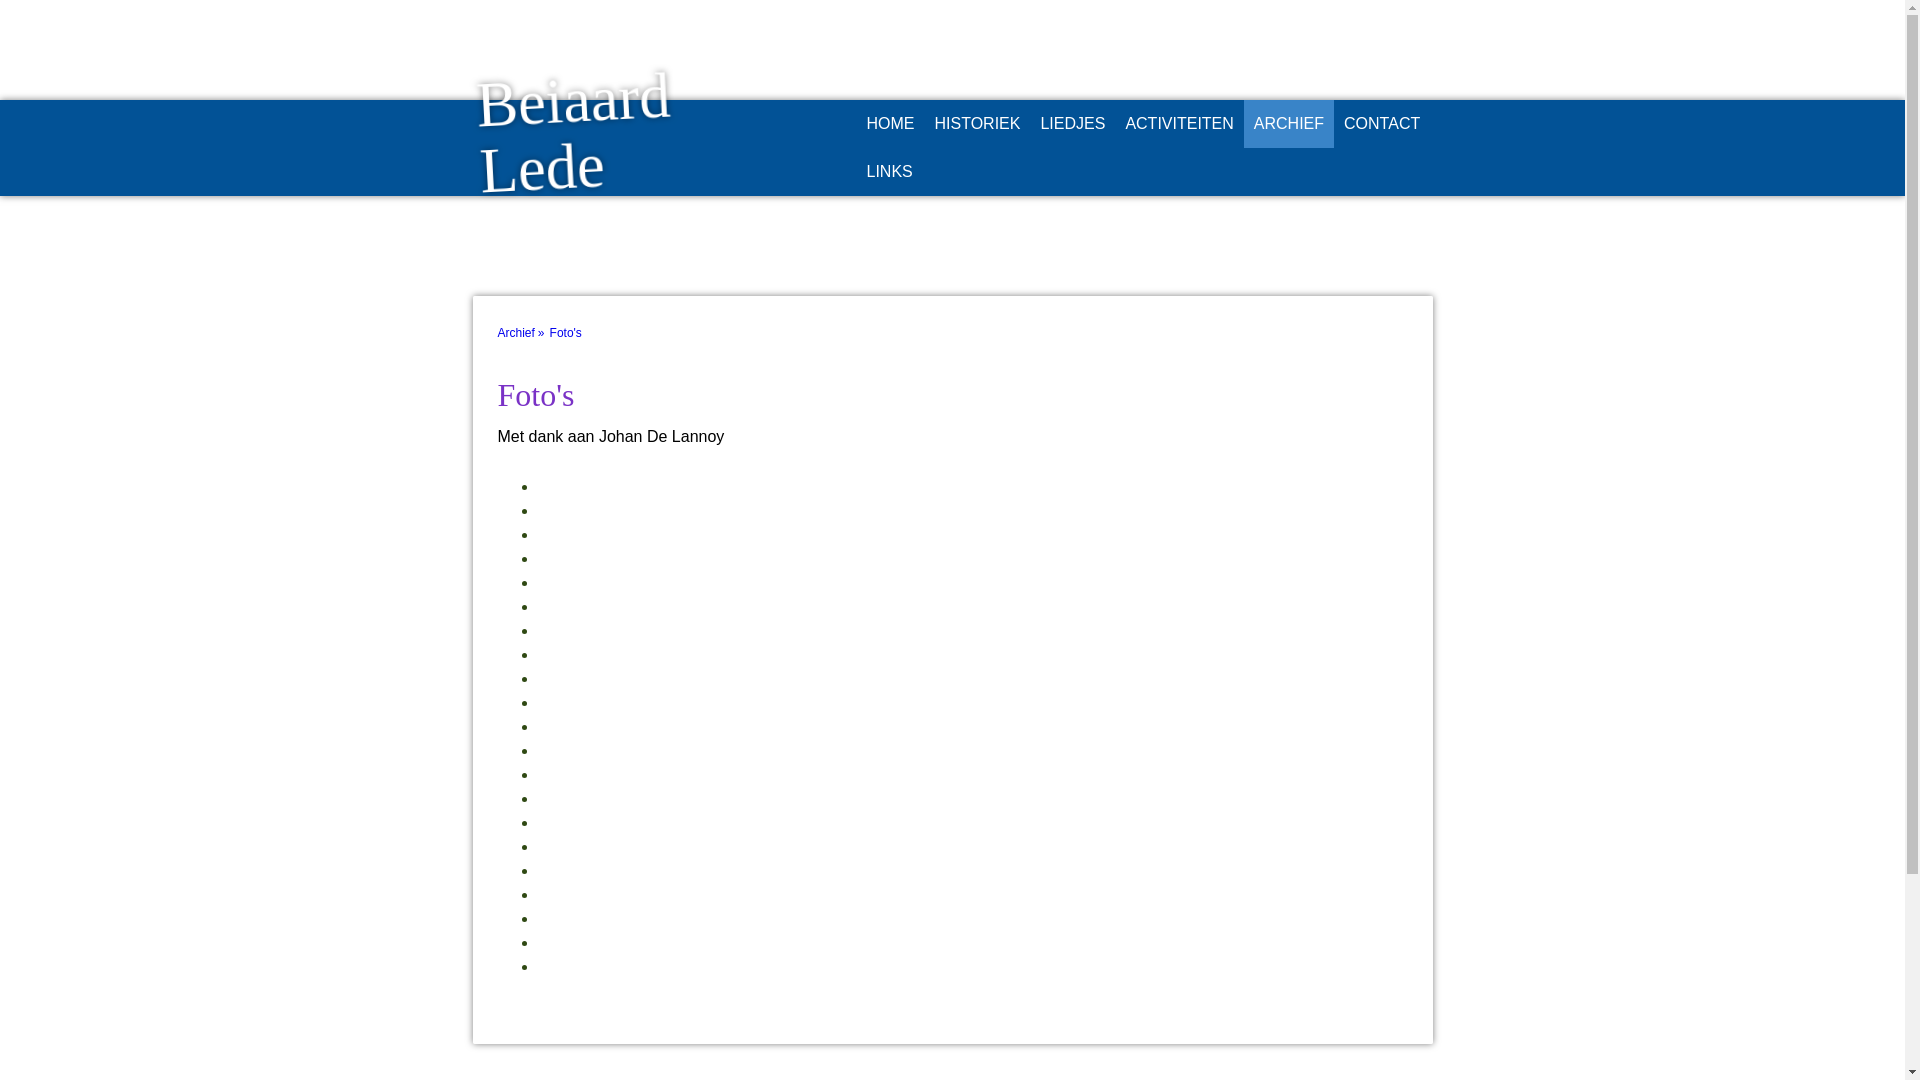 This screenshot has width=1920, height=1080. I want to click on 'Archief', so click(523, 331).